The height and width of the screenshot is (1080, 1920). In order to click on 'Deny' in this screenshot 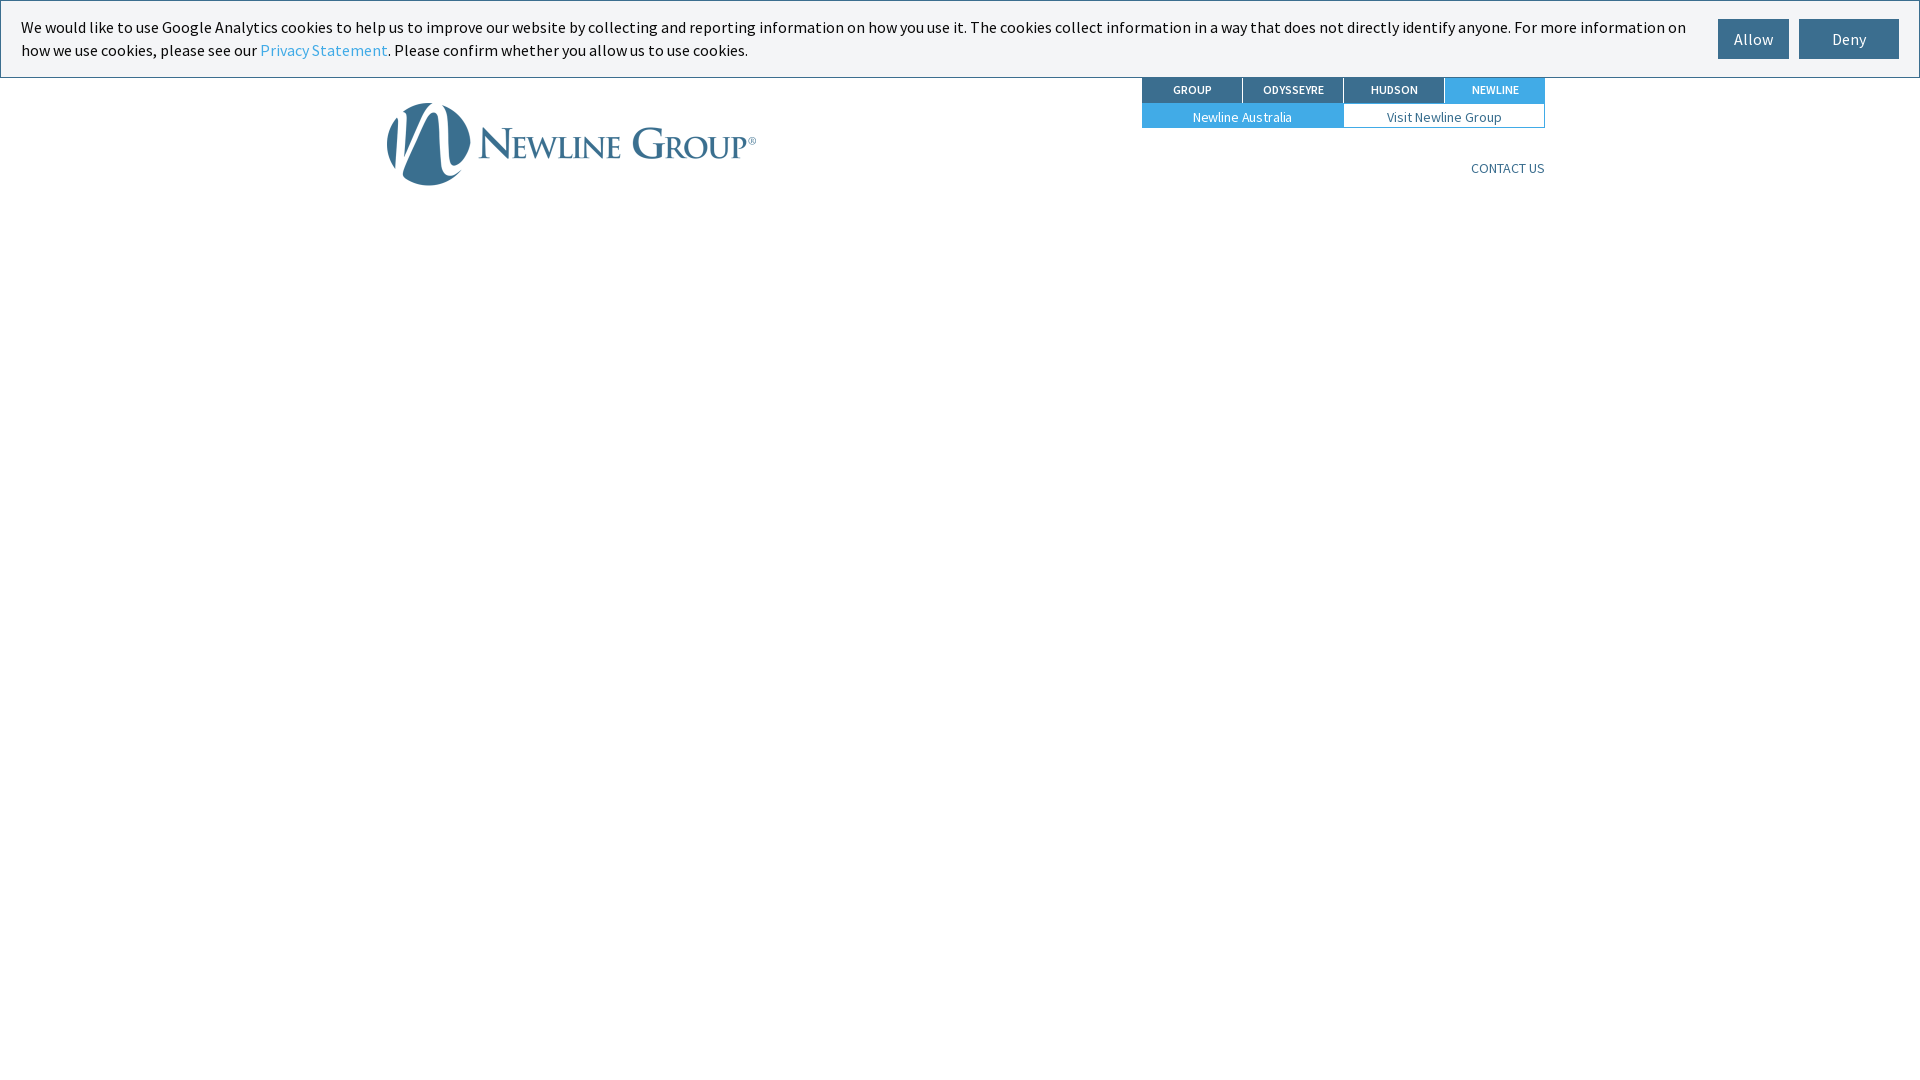, I will do `click(1847, 39)`.